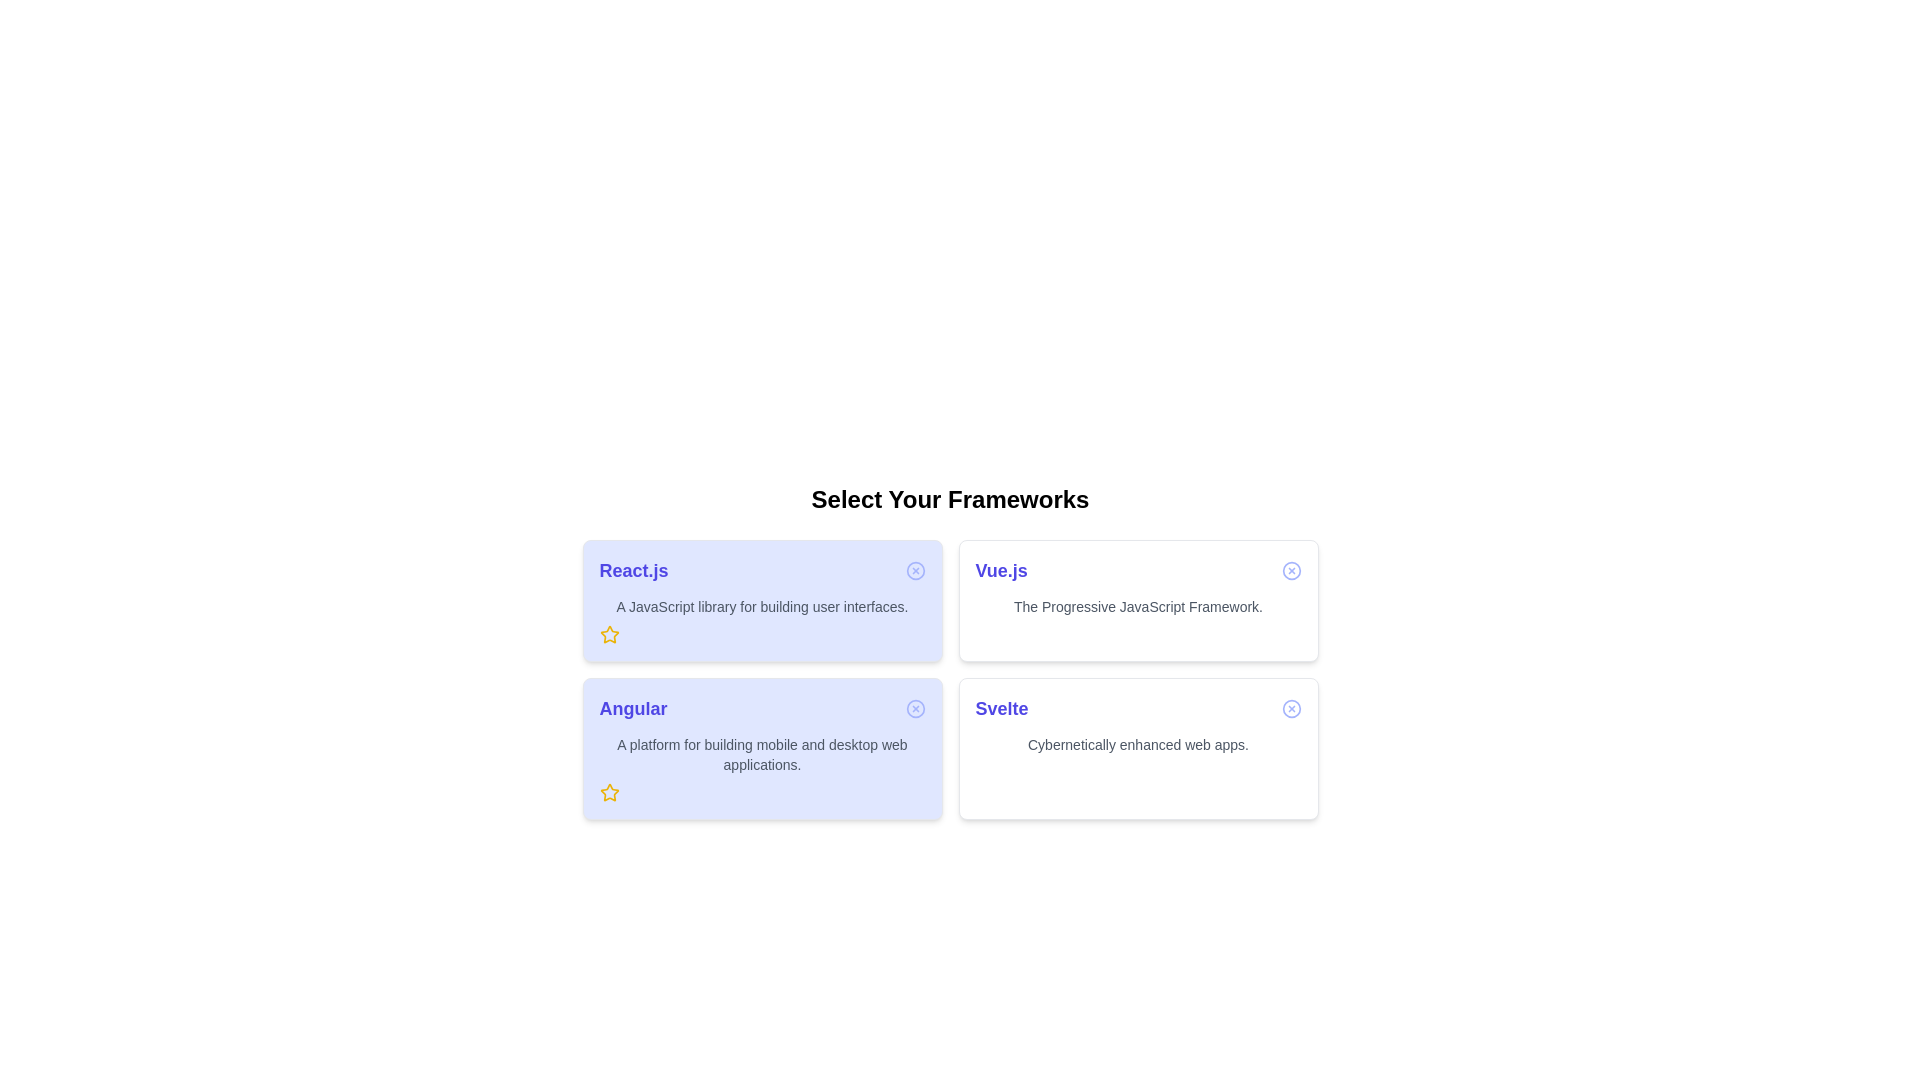 This screenshot has width=1920, height=1080. What do you see at coordinates (914, 708) in the screenshot?
I see `close button on the chip labeled Angular to remove it` at bounding box center [914, 708].